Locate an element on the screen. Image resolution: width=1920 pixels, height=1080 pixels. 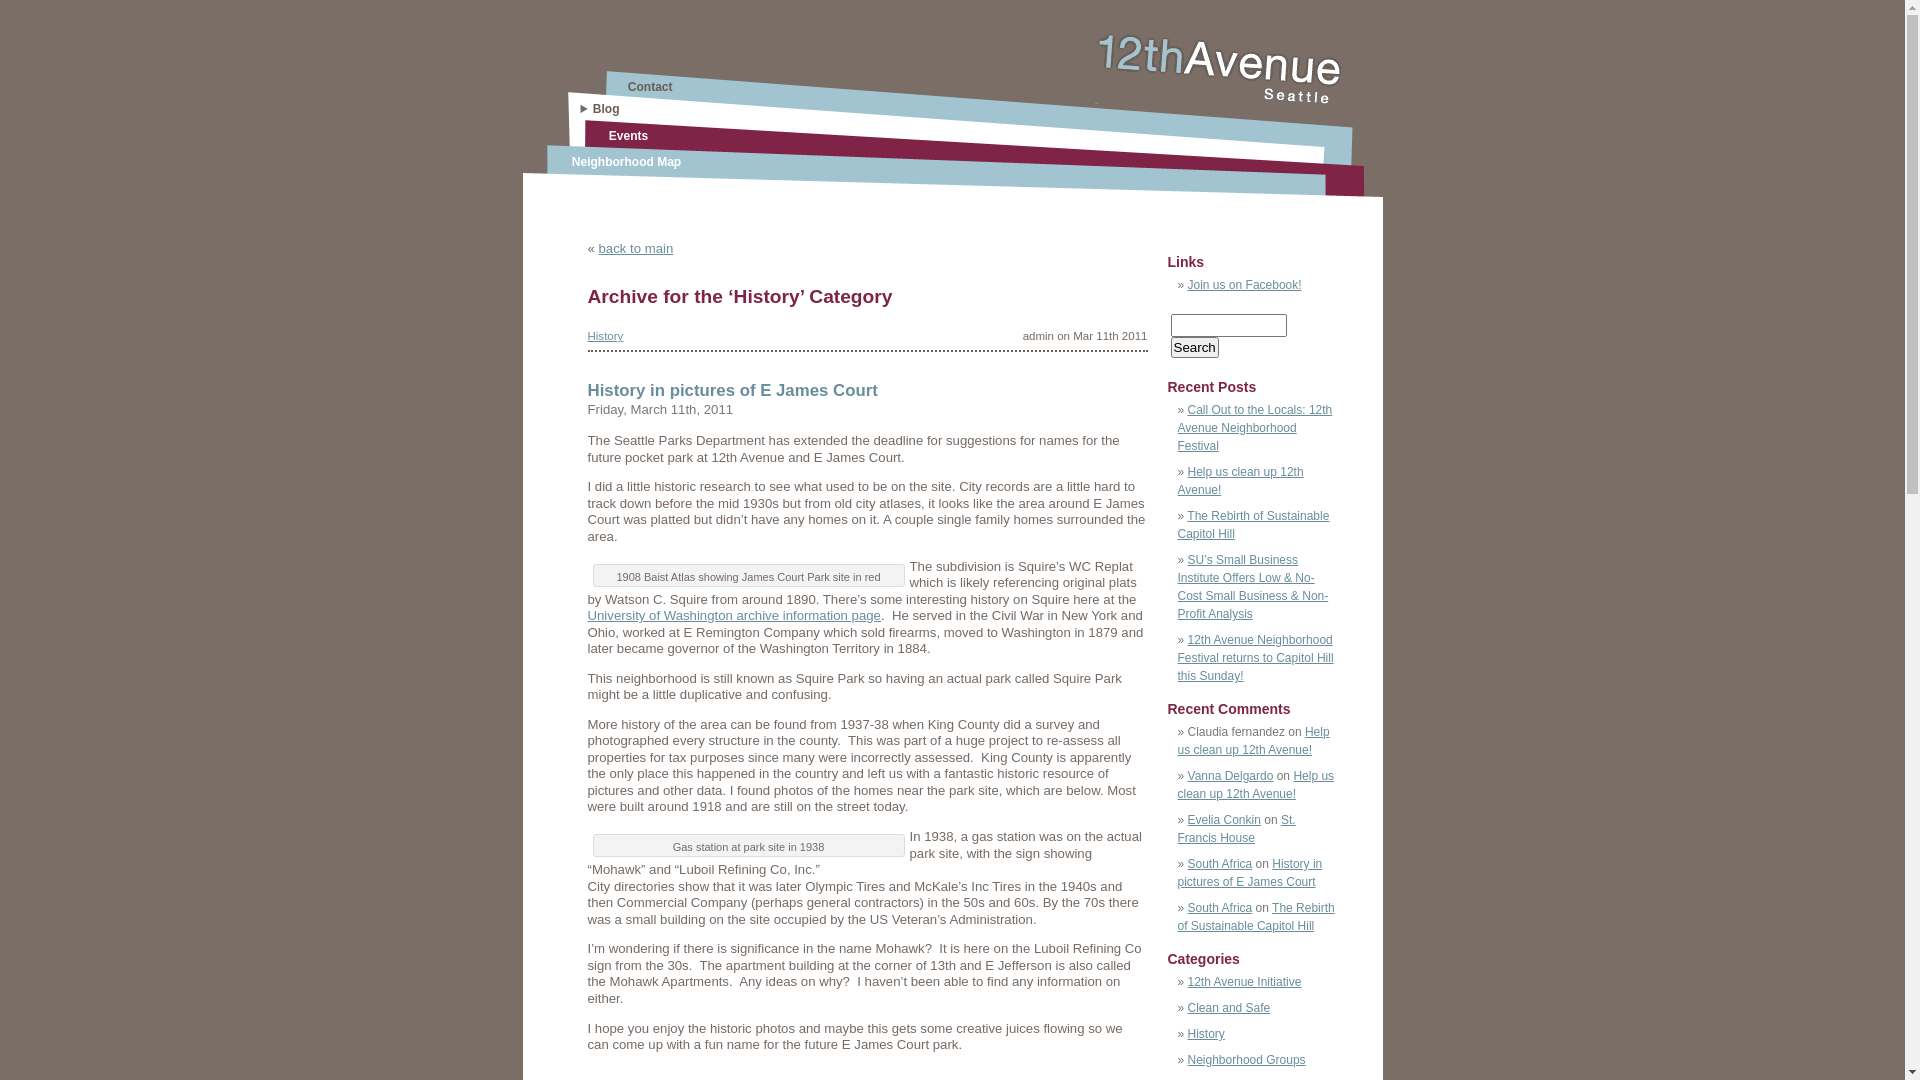
'Help us clean up 12th Avenue!' is located at coordinates (1240, 481).